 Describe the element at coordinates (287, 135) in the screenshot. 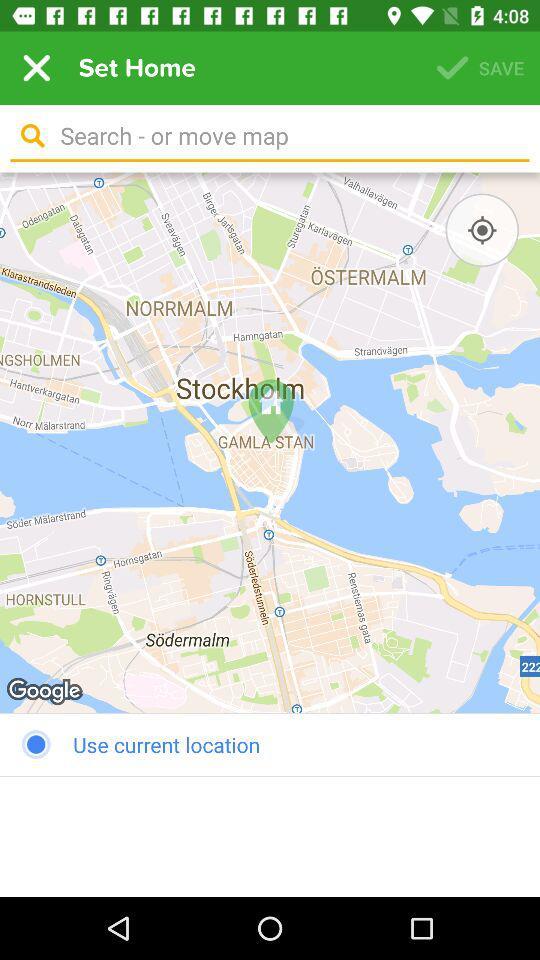

I see `search the map` at that location.